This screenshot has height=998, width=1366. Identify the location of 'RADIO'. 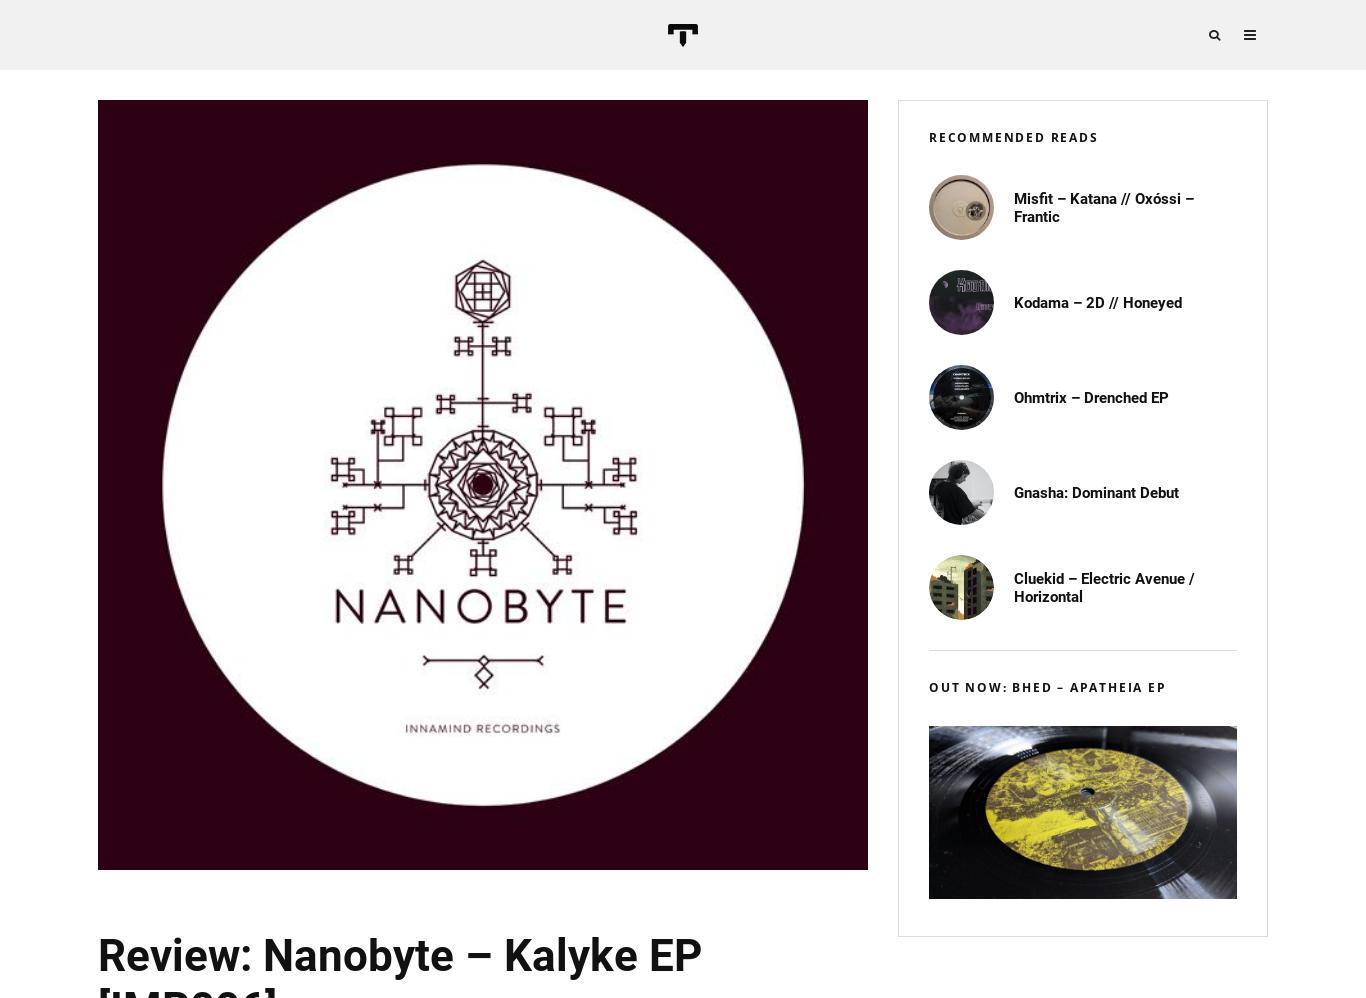
(1297, 310).